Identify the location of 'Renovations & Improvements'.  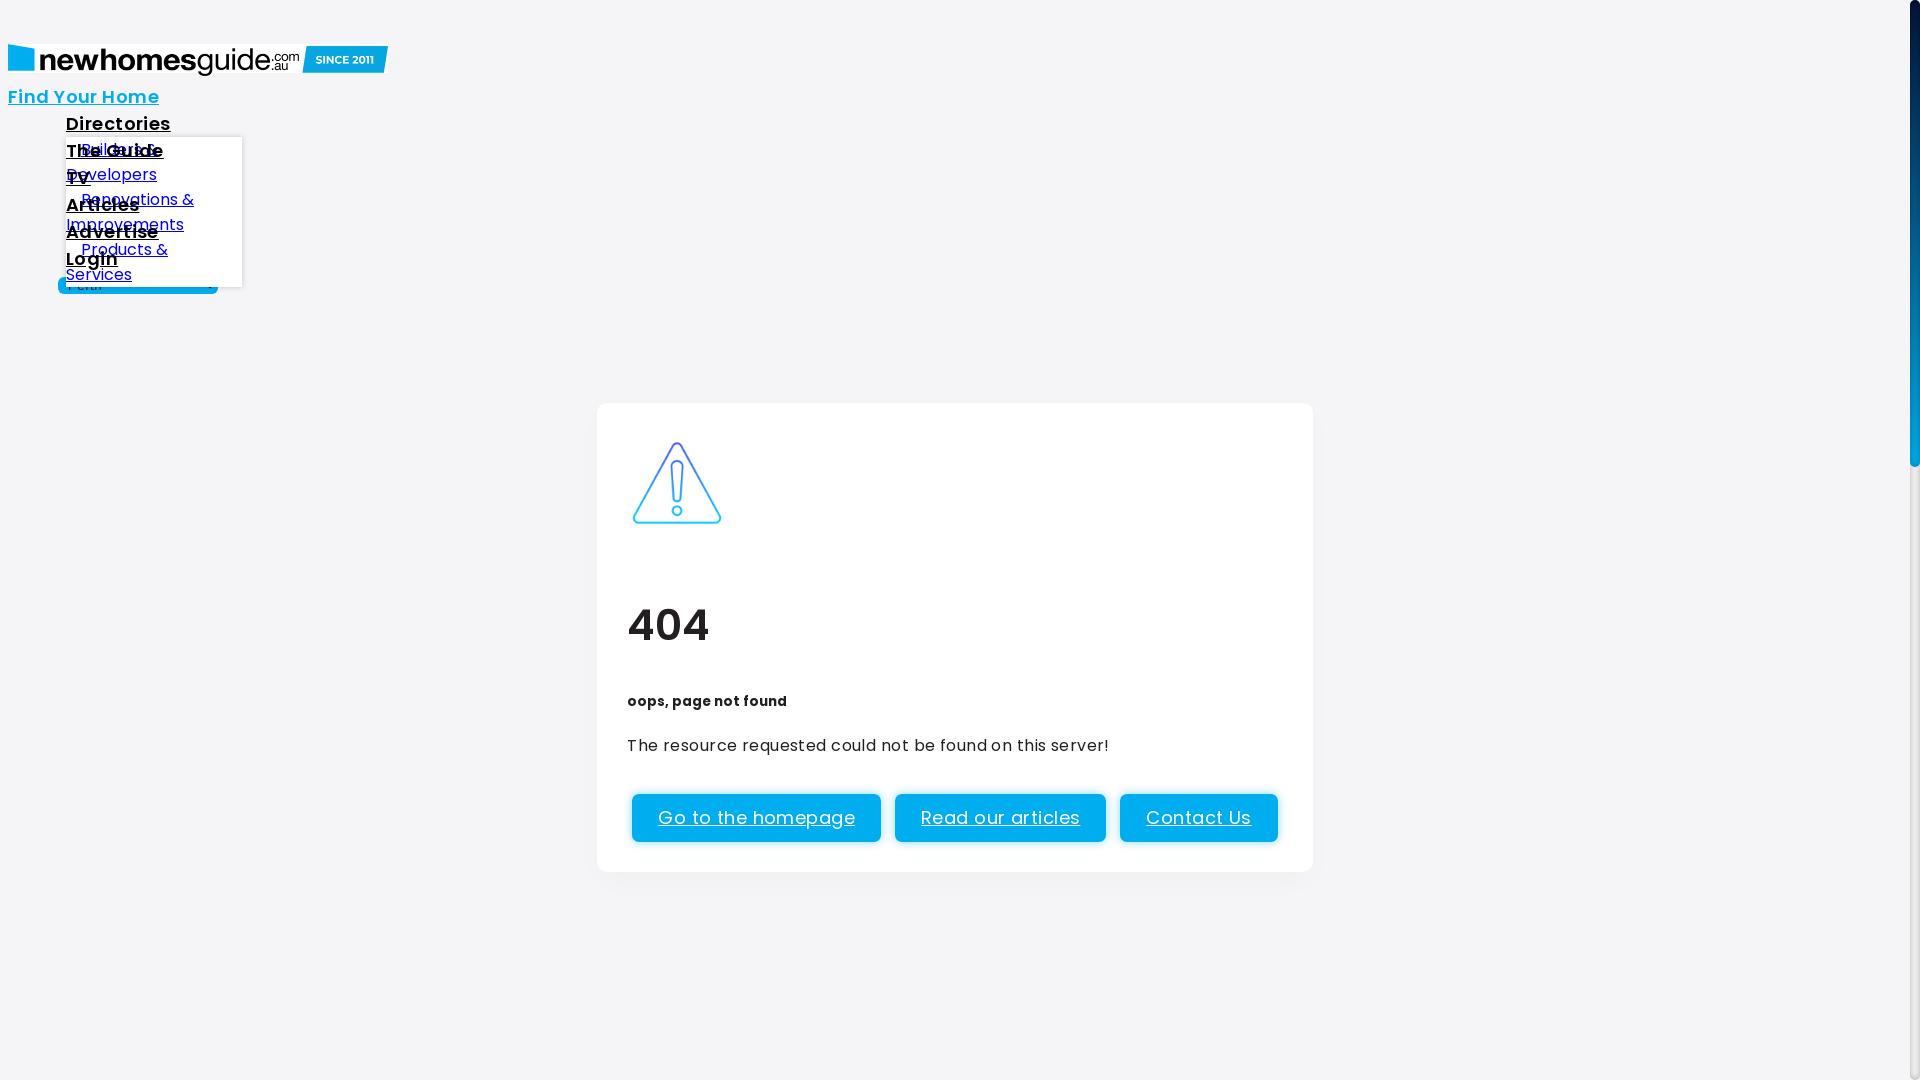
(131, 212).